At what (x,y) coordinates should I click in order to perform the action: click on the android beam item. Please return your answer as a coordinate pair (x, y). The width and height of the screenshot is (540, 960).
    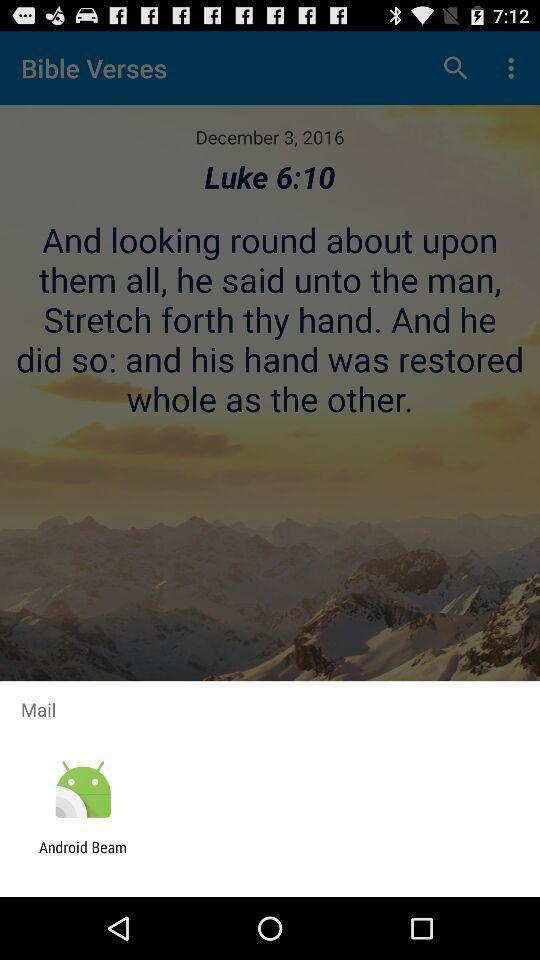
    Looking at the image, I should click on (82, 855).